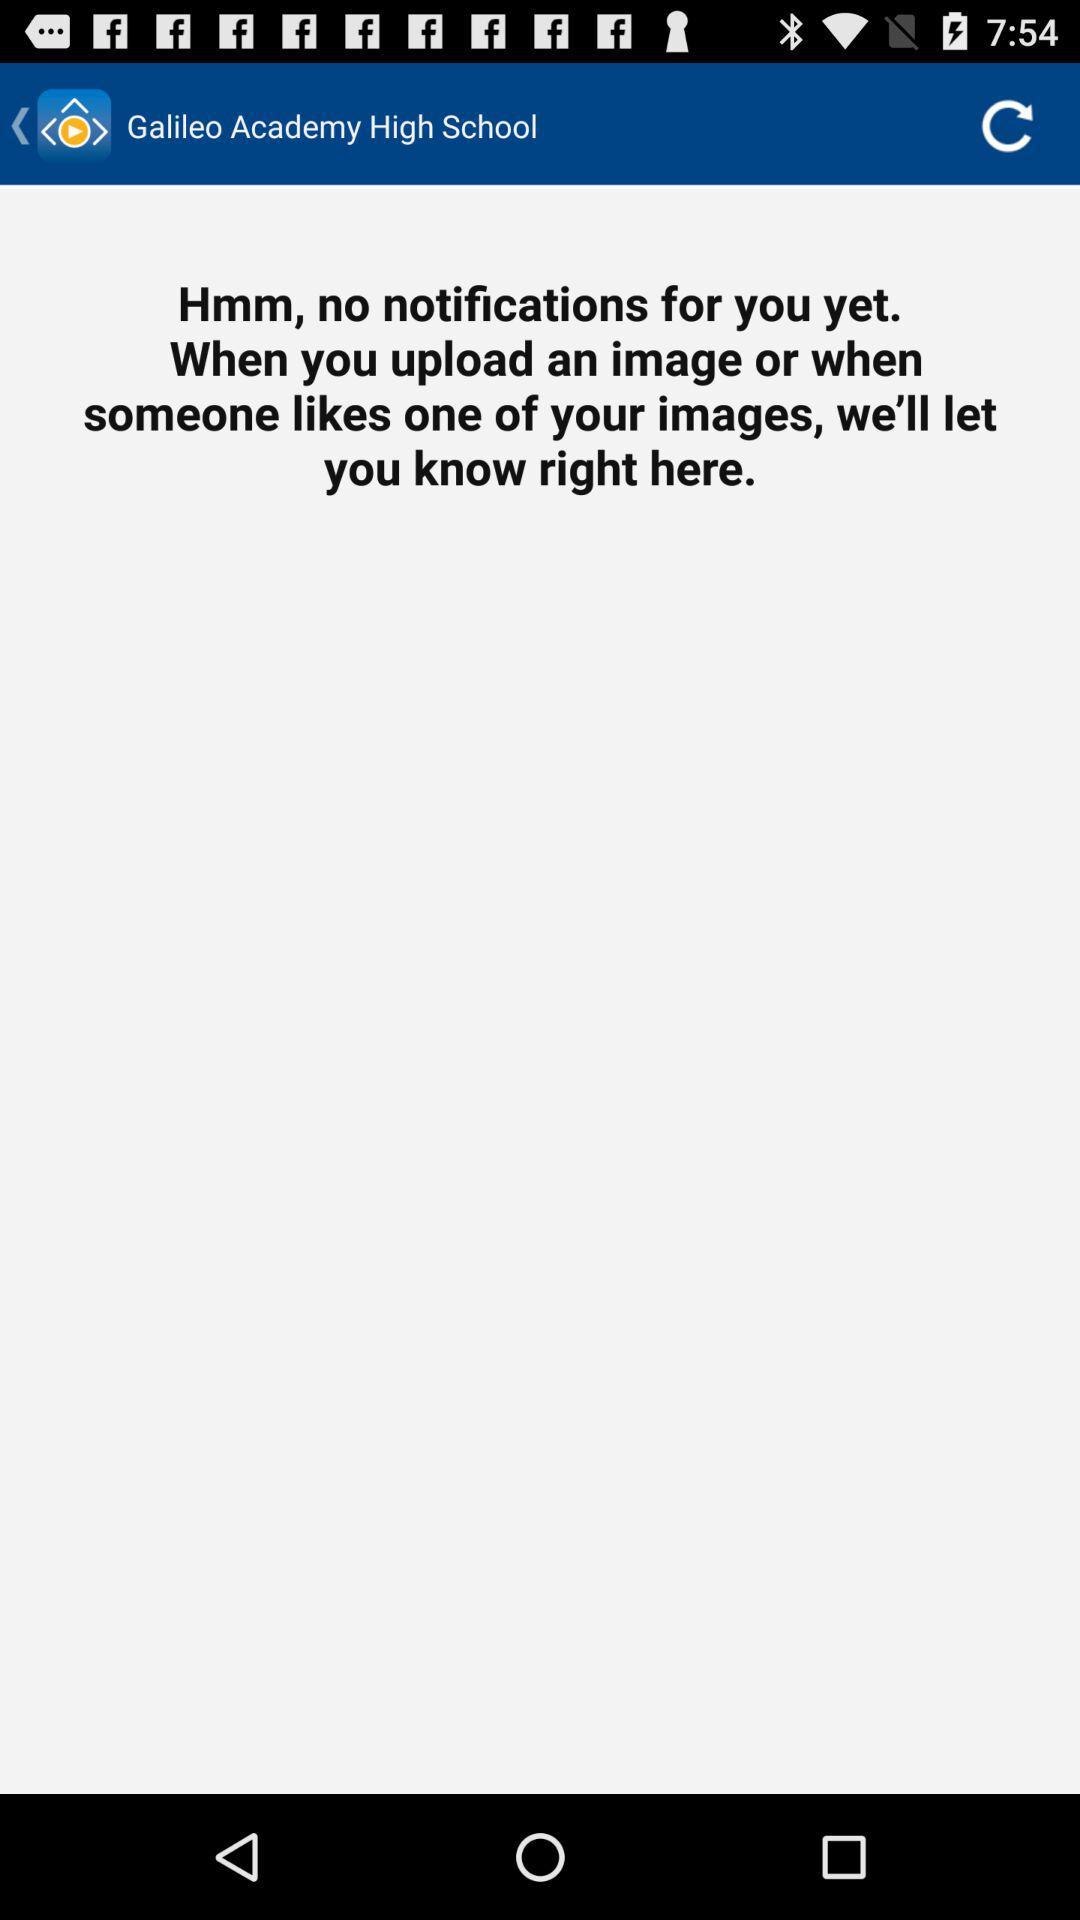 The image size is (1080, 1920). I want to click on item next to galileo academy high item, so click(1006, 124).